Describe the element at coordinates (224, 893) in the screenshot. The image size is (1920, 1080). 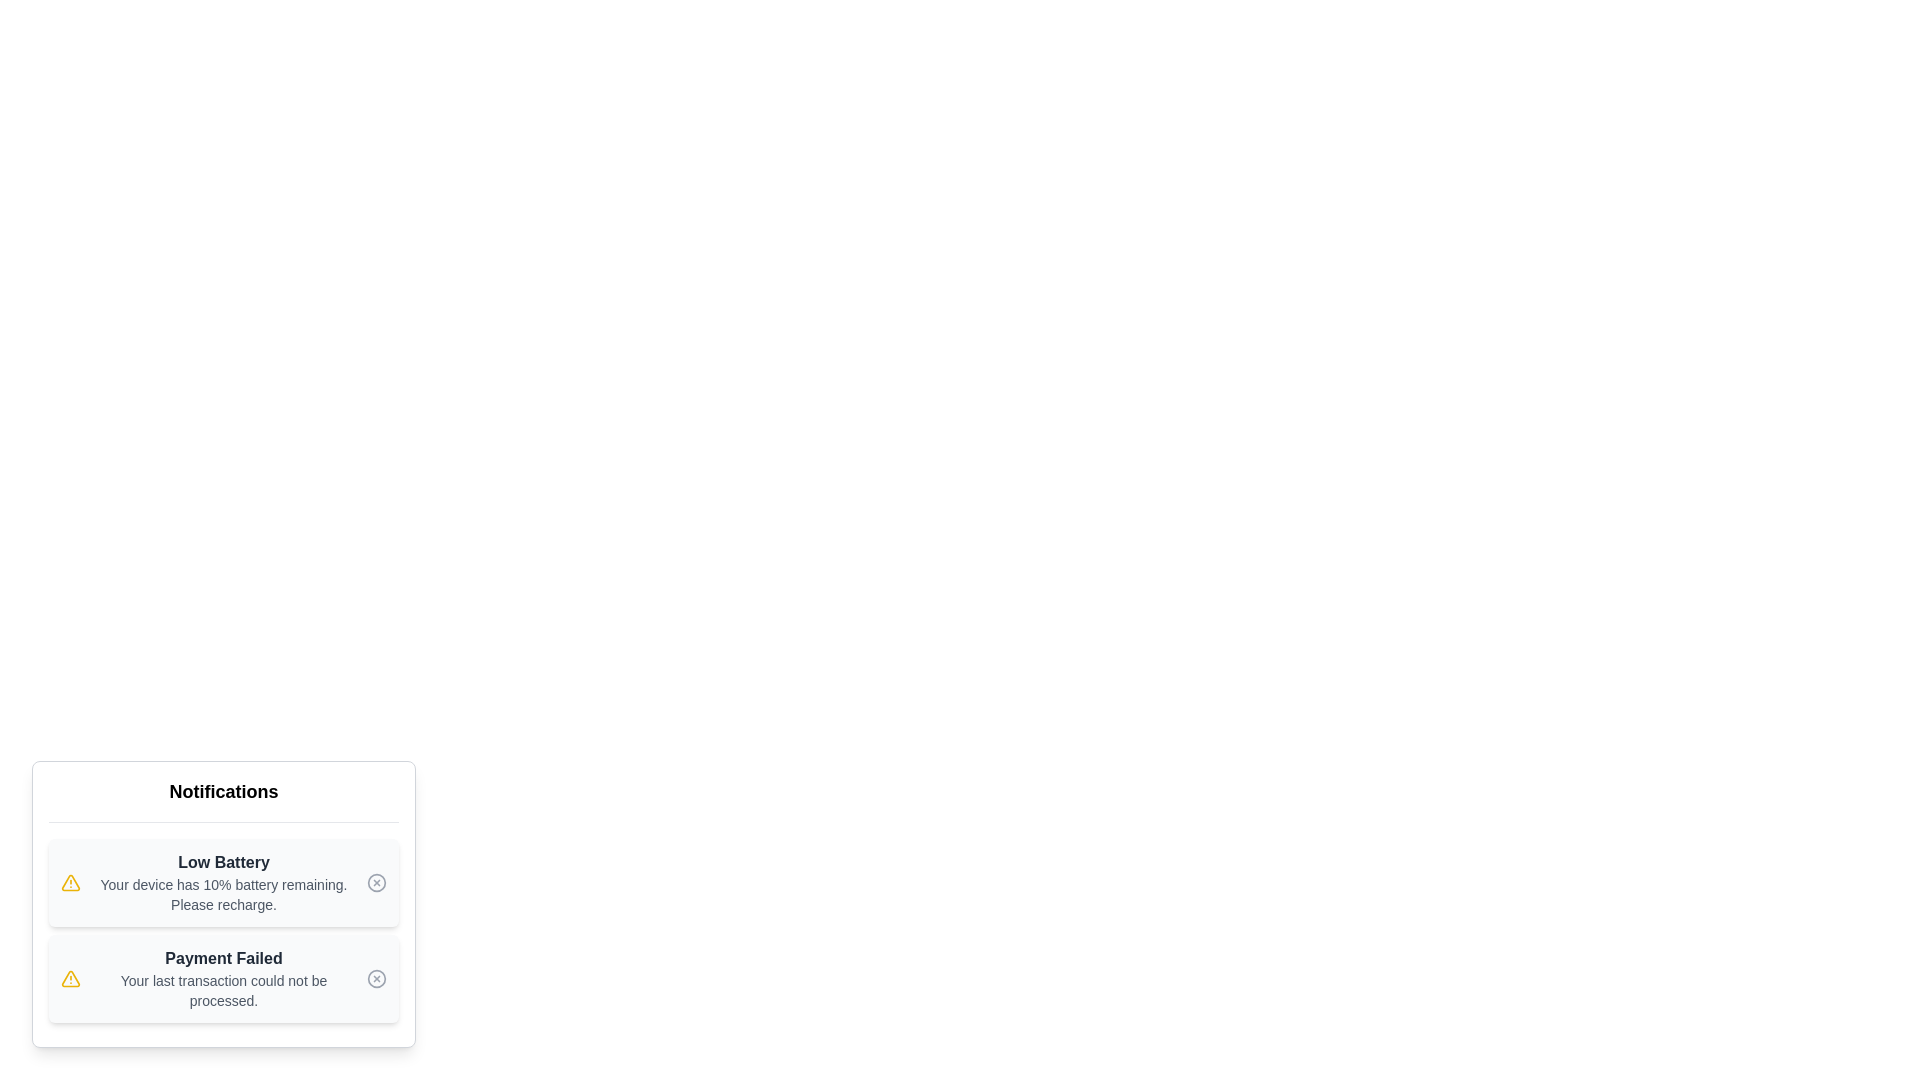
I see `text content of the informative notification Text Label located below the 'Low Battery' text within the notification card` at that location.